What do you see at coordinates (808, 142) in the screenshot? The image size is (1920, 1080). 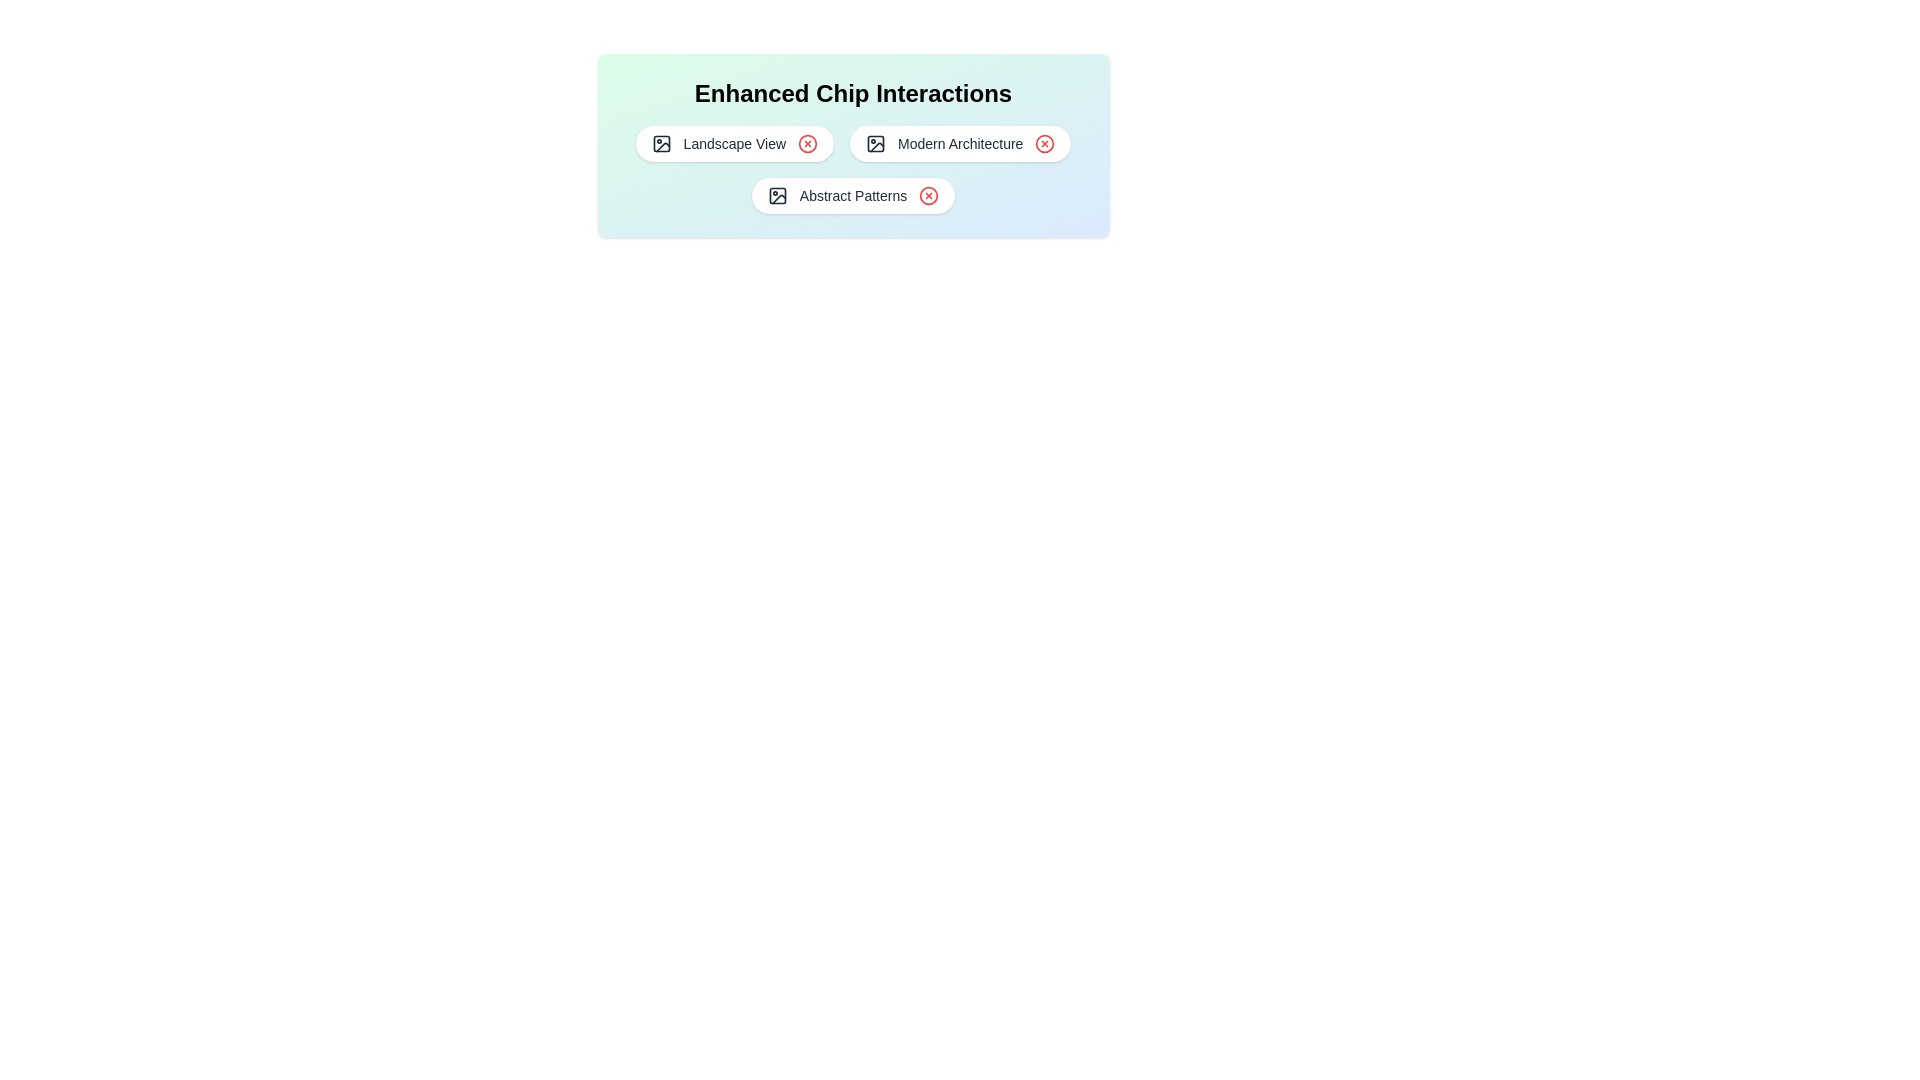 I see `close button on the chip labeled Landscape View to remove it` at bounding box center [808, 142].